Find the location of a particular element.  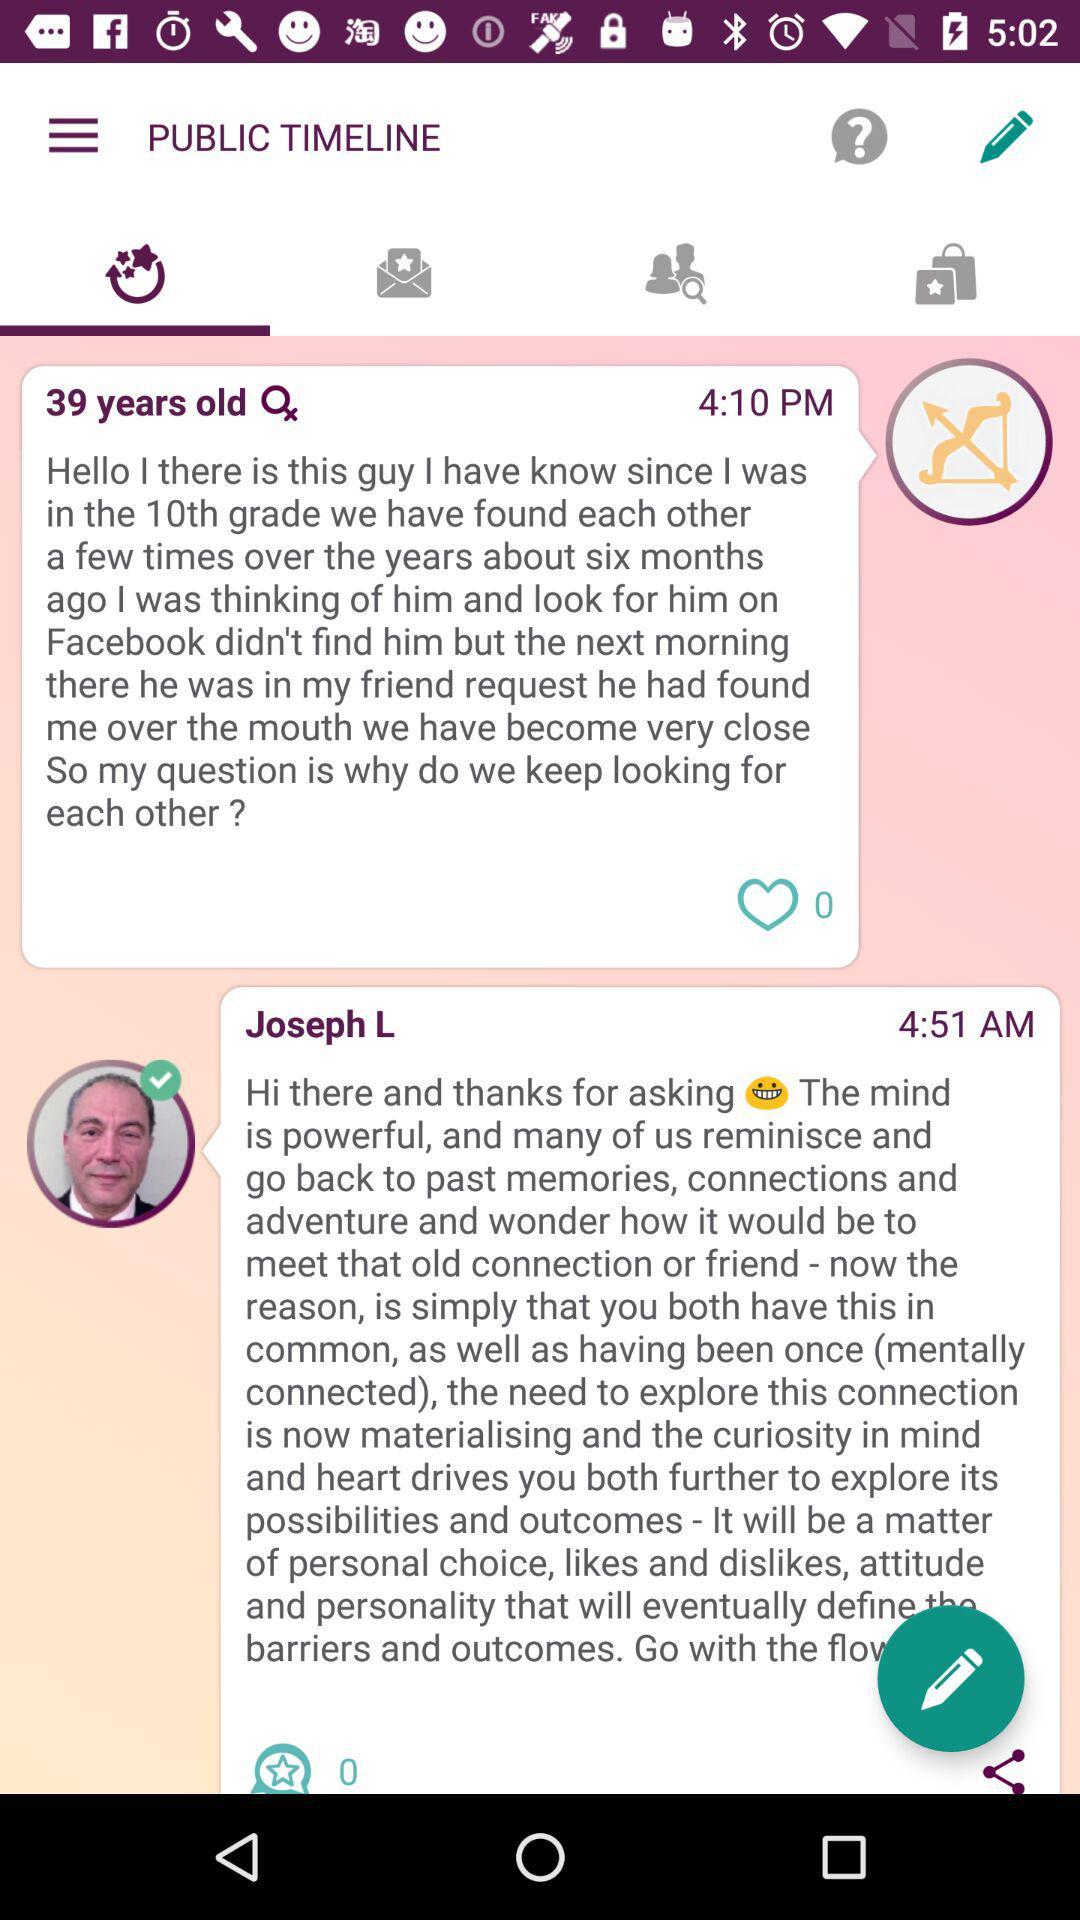

item to the right of the 0 item is located at coordinates (950, 1678).